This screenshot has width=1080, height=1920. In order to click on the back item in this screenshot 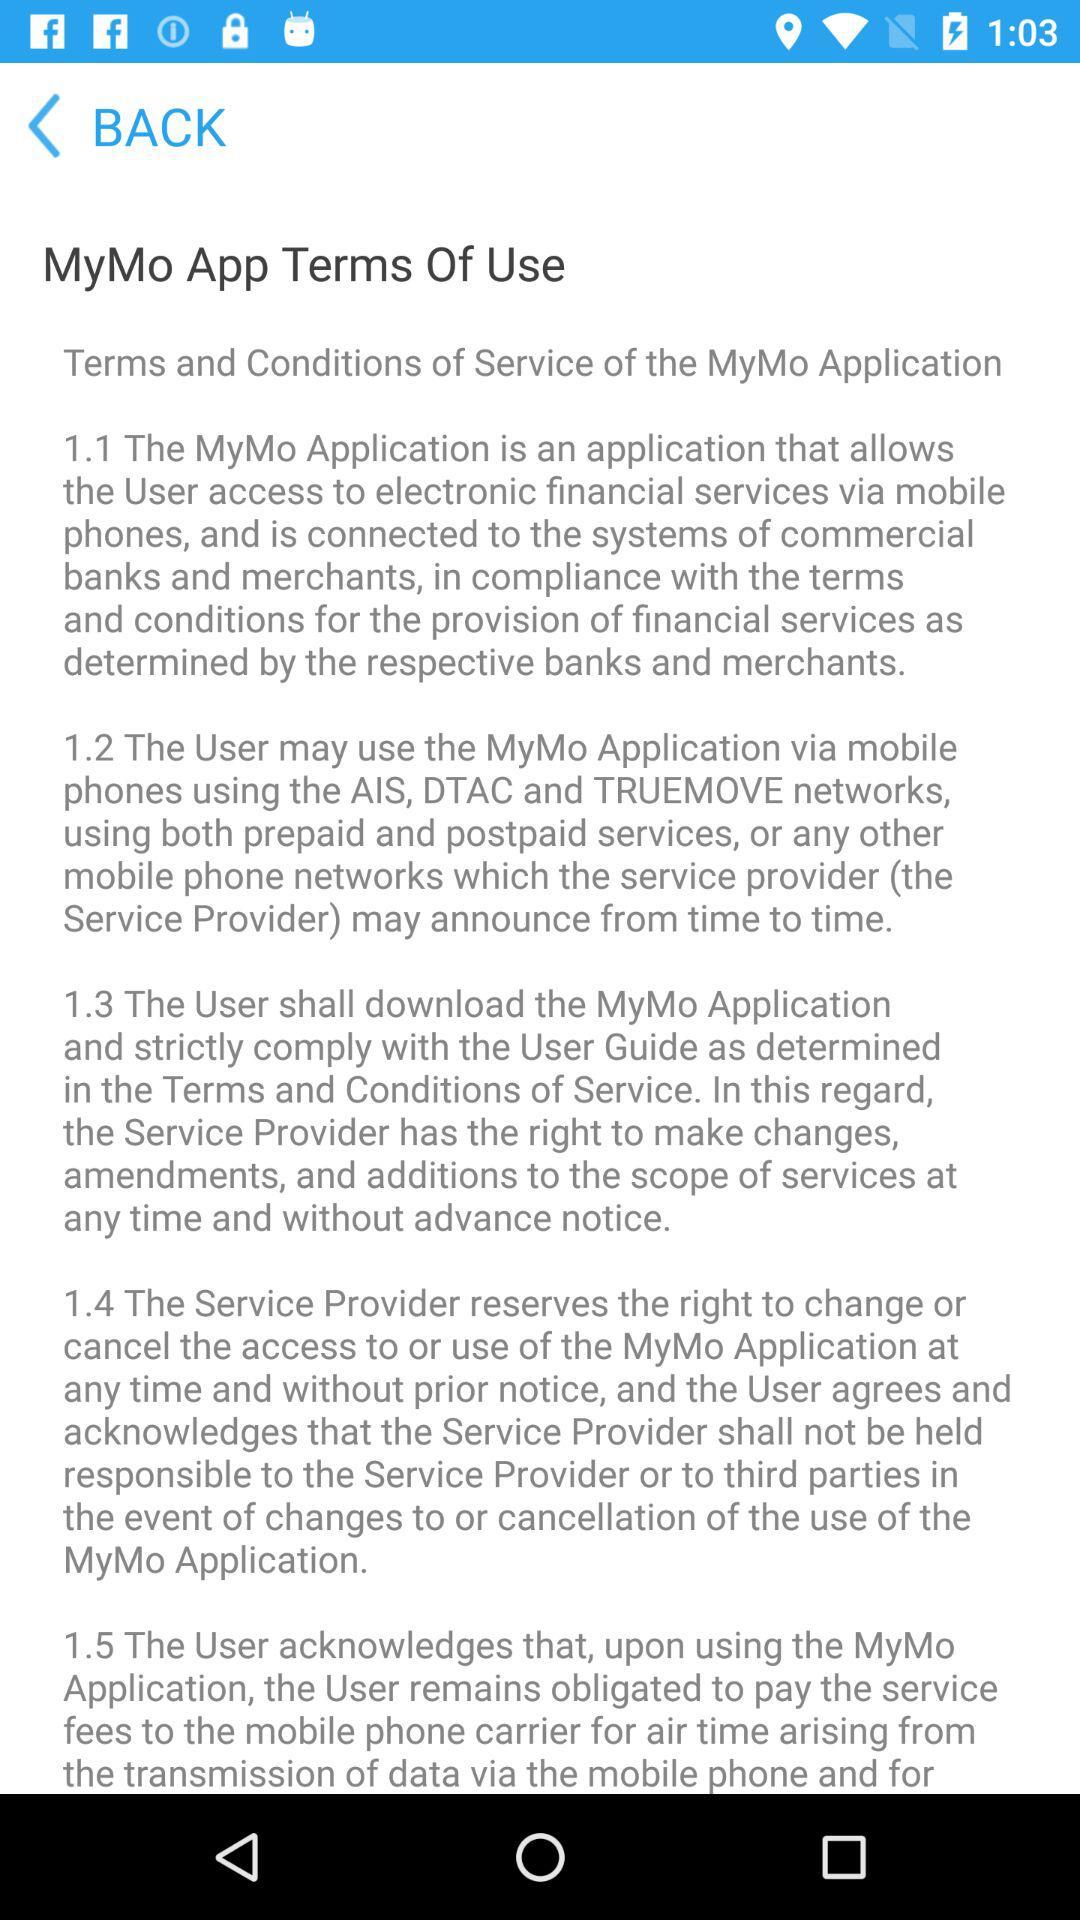, I will do `click(115, 124)`.